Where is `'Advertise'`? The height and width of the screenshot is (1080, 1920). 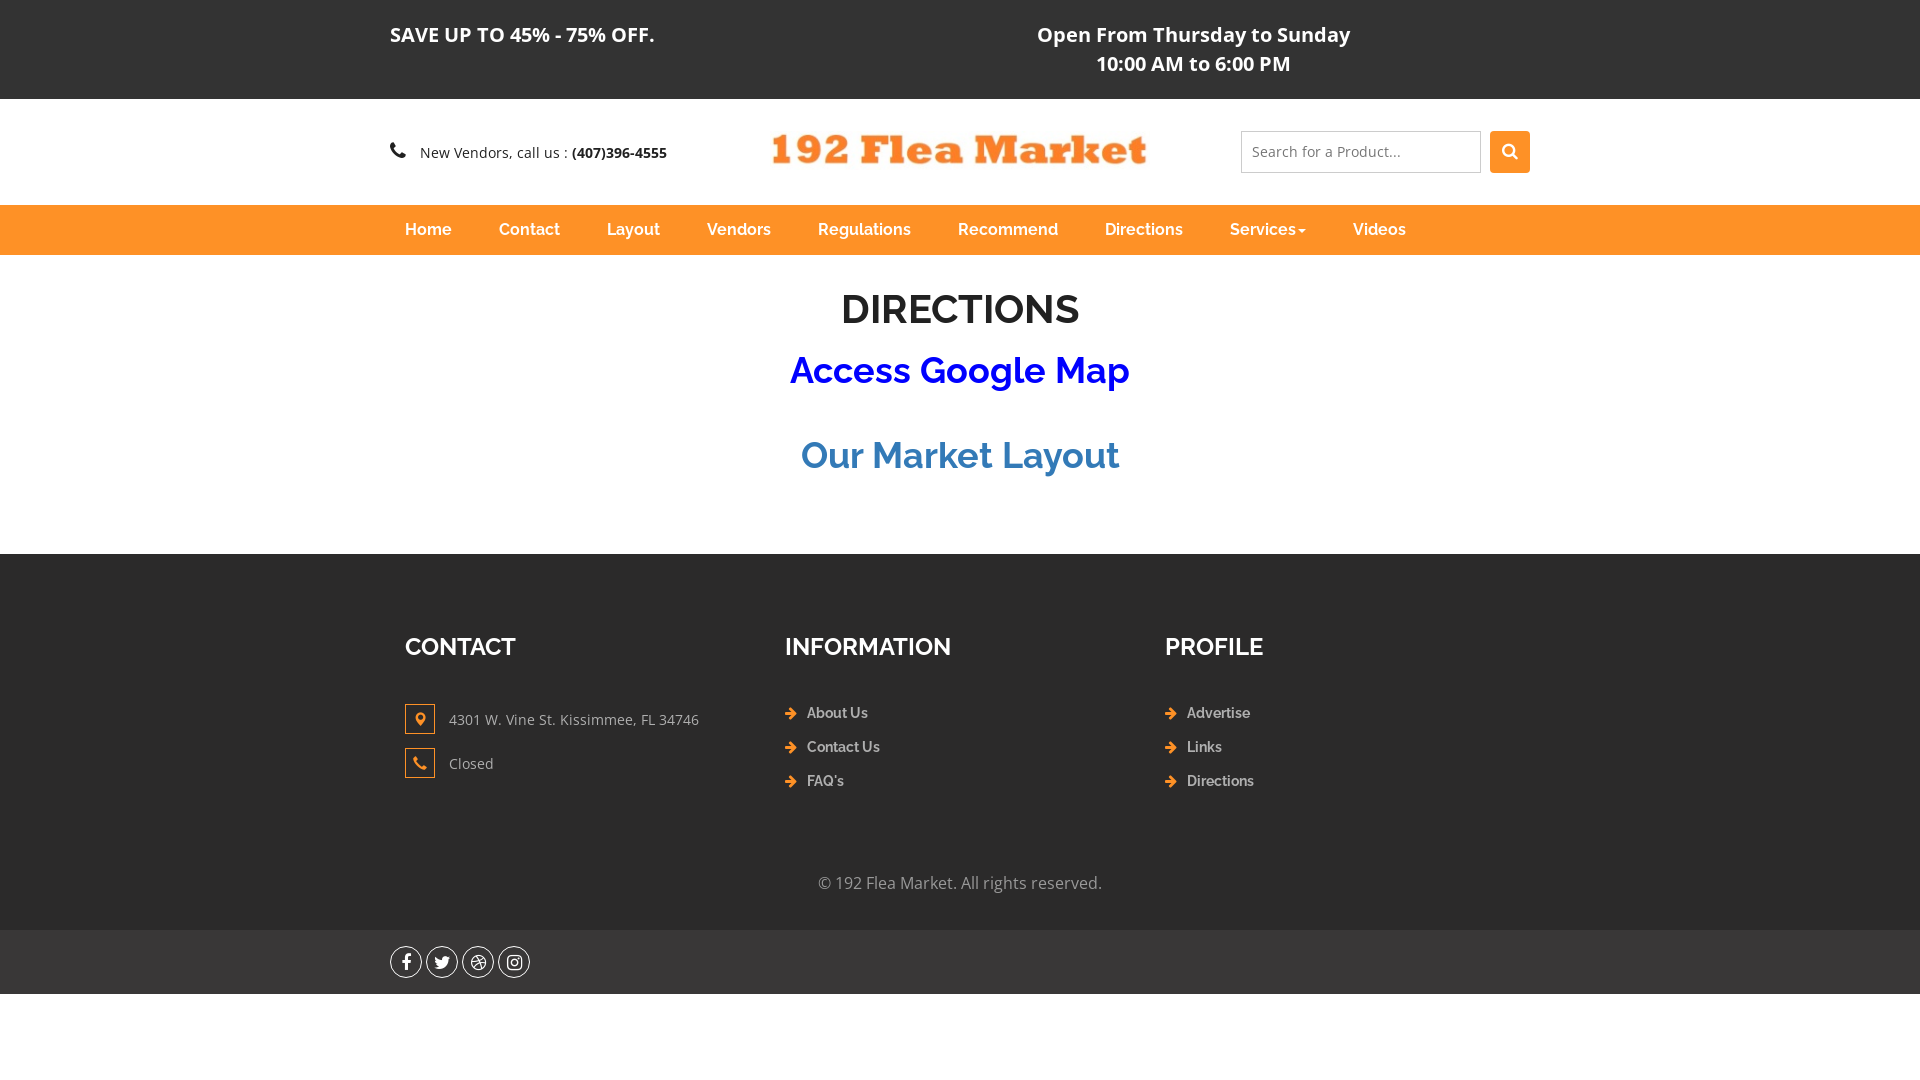 'Advertise' is located at coordinates (1217, 712).